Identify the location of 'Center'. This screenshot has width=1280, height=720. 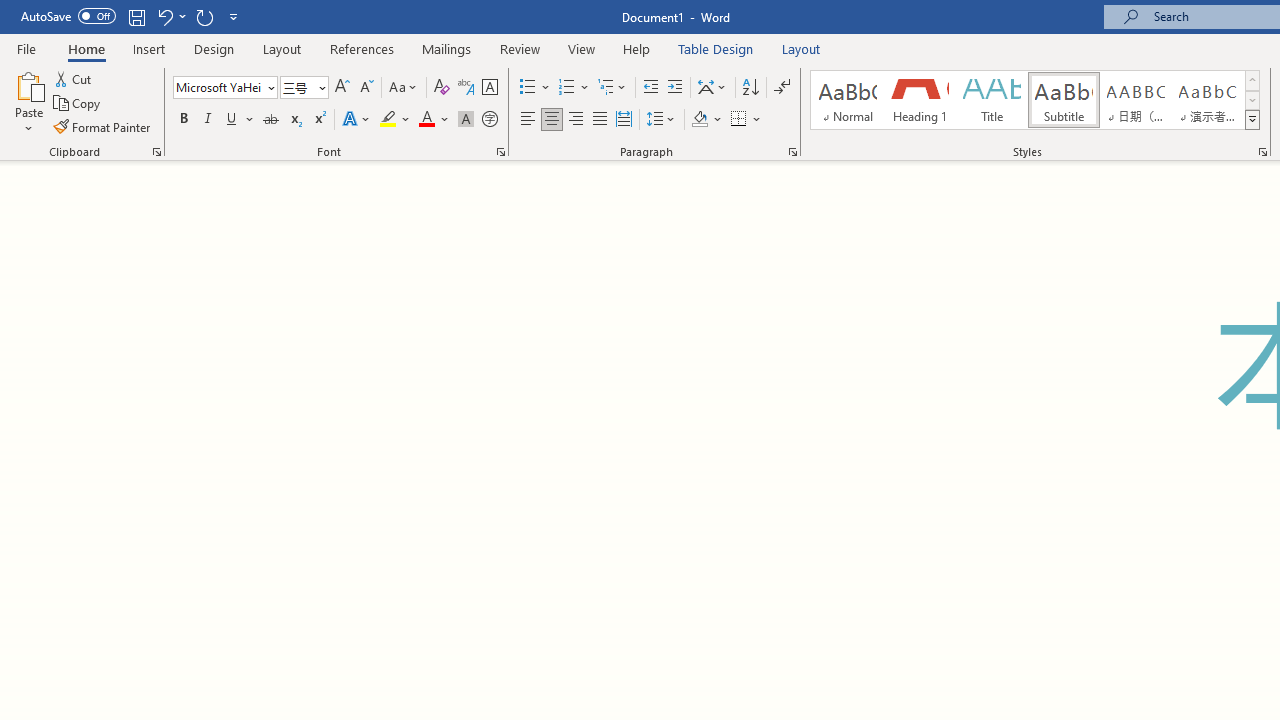
(552, 119).